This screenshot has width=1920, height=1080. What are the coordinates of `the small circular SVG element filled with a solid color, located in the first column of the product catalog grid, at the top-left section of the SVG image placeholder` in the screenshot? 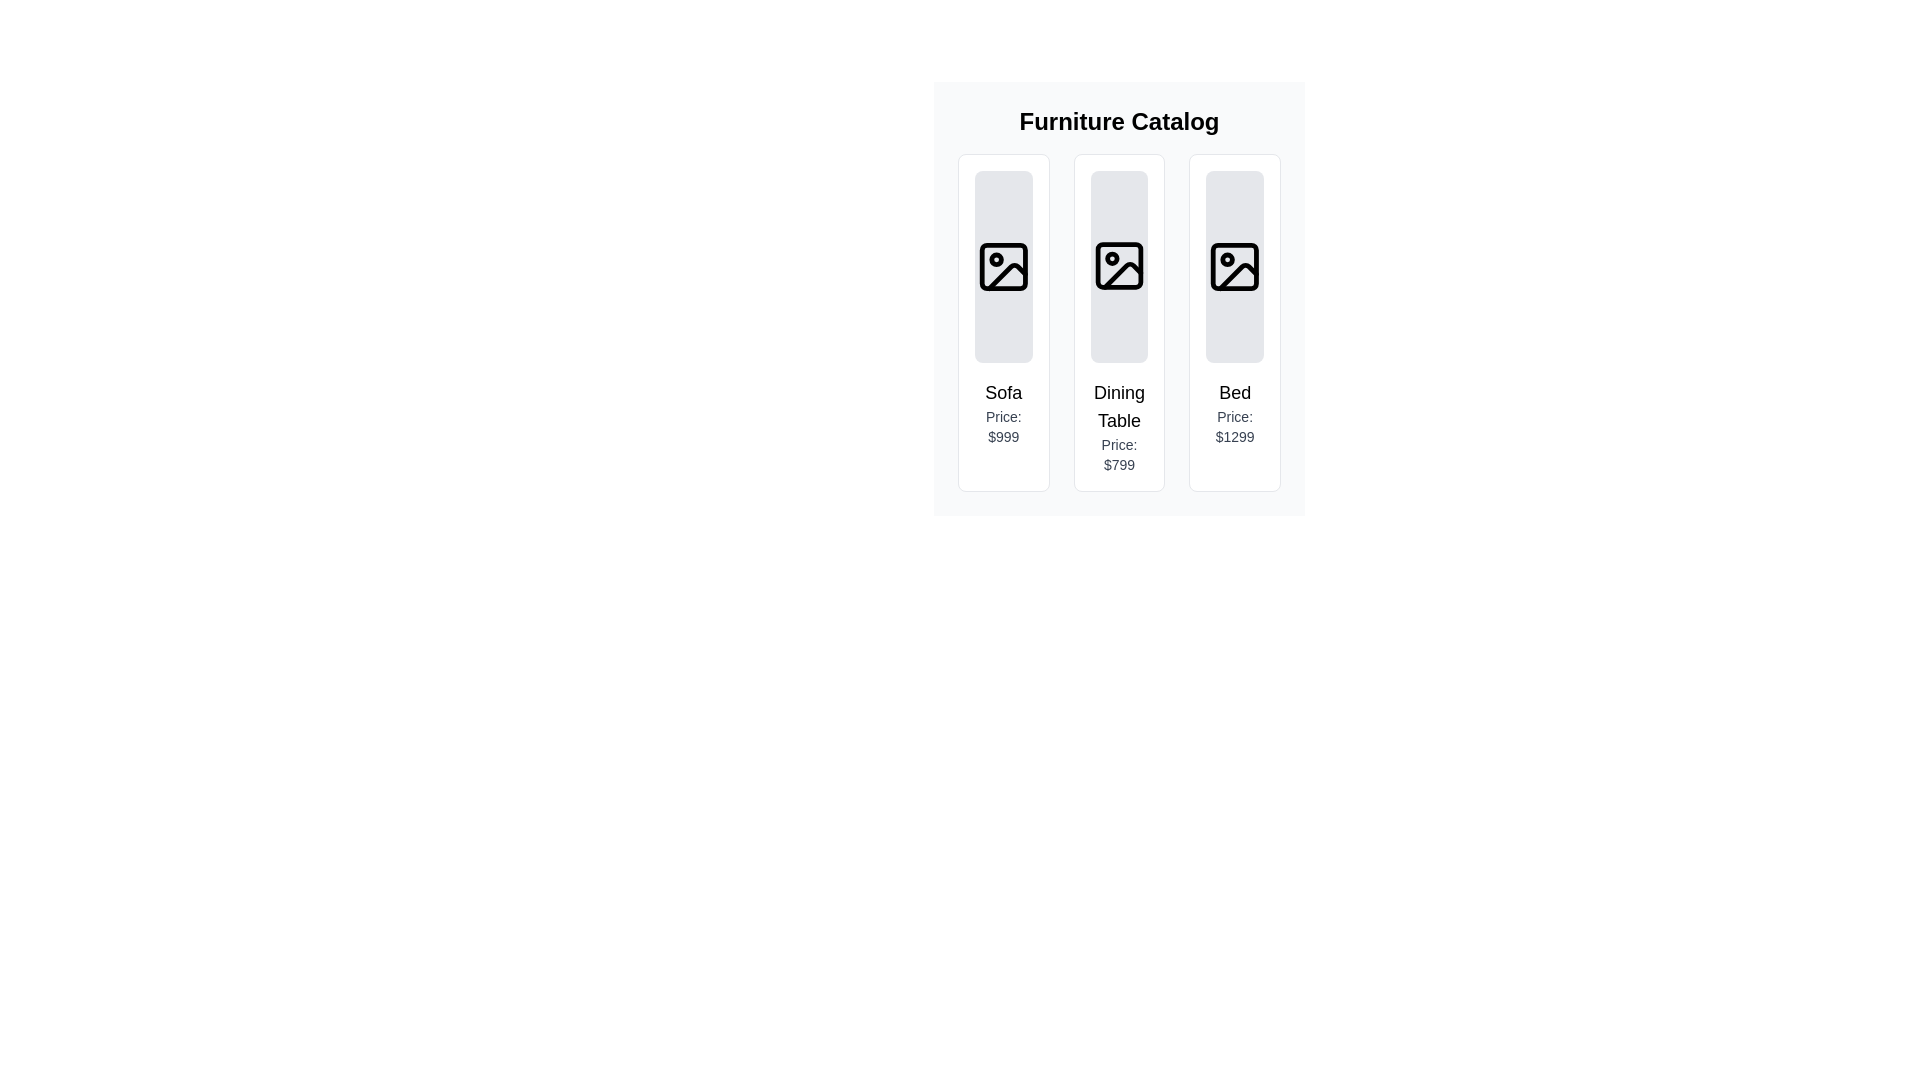 It's located at (996, 258).